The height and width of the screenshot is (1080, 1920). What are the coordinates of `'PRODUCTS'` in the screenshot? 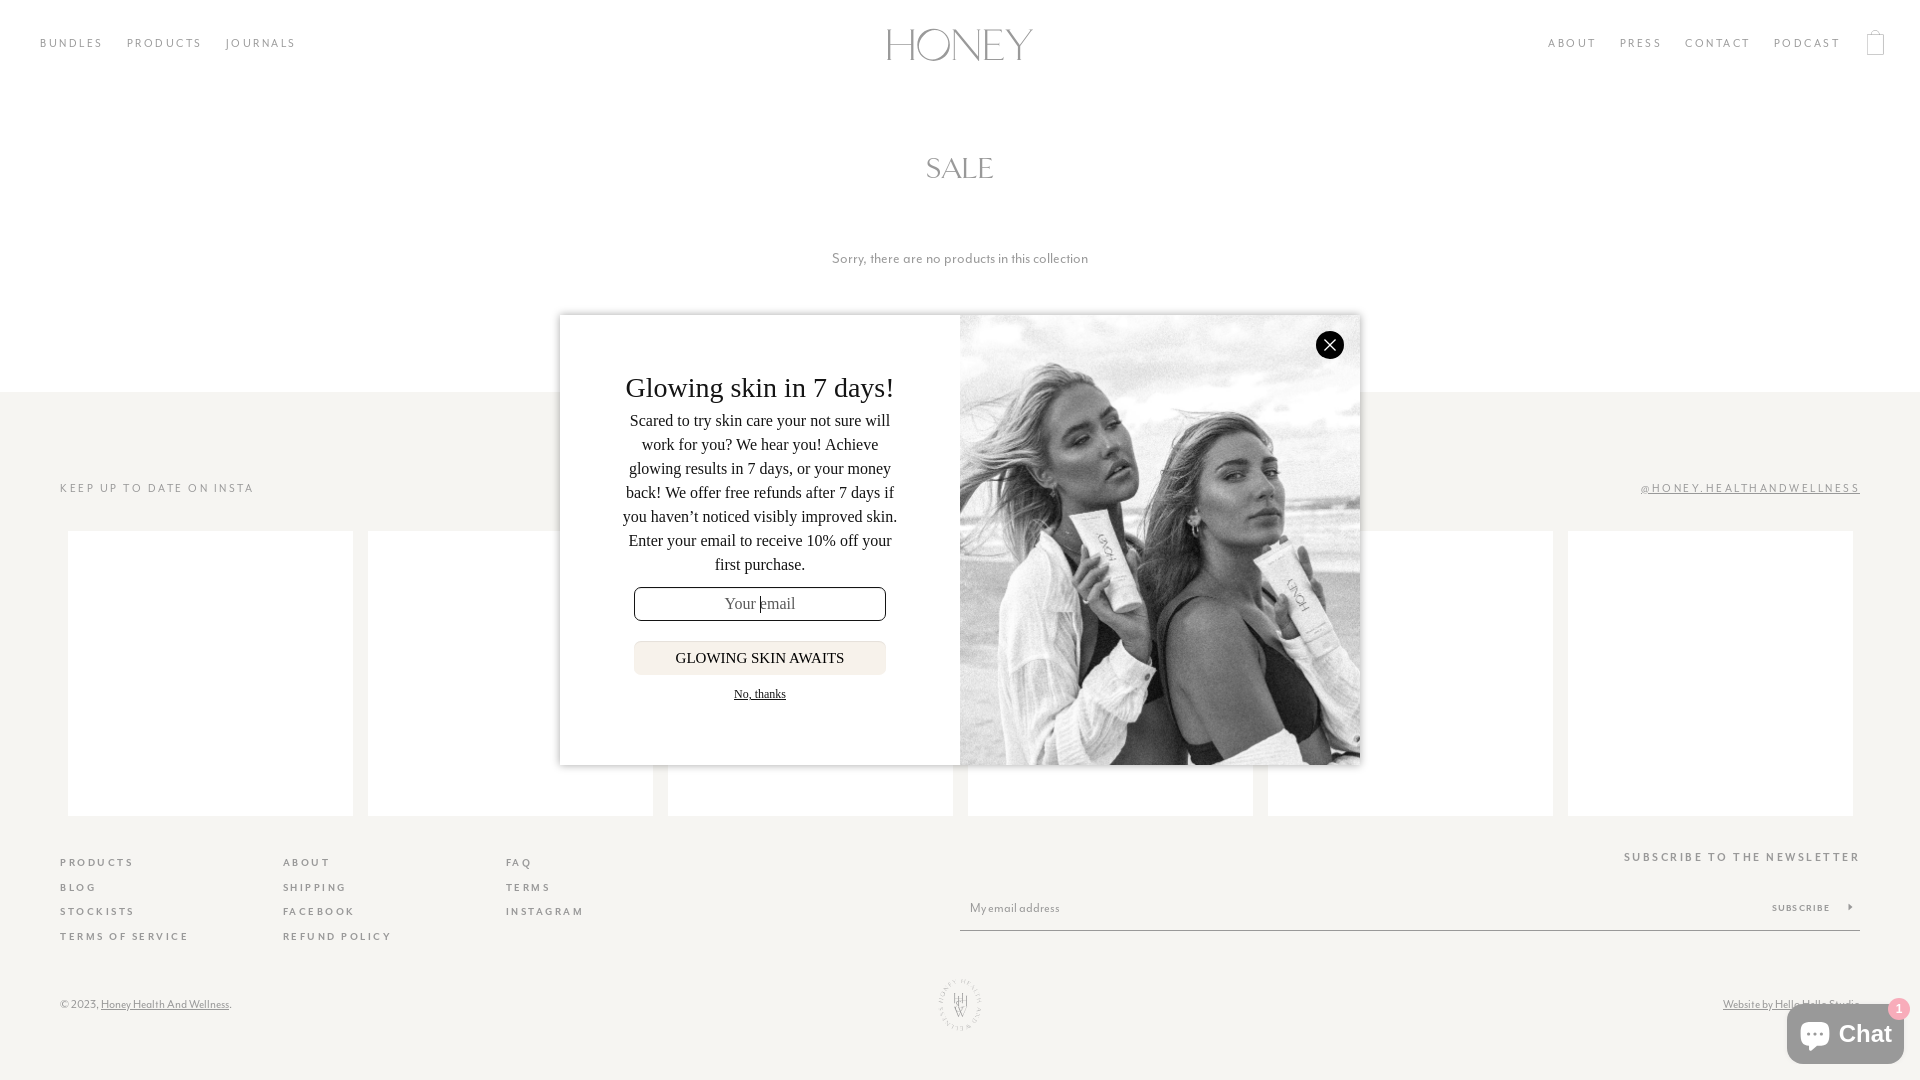 It's located at (163, 45).